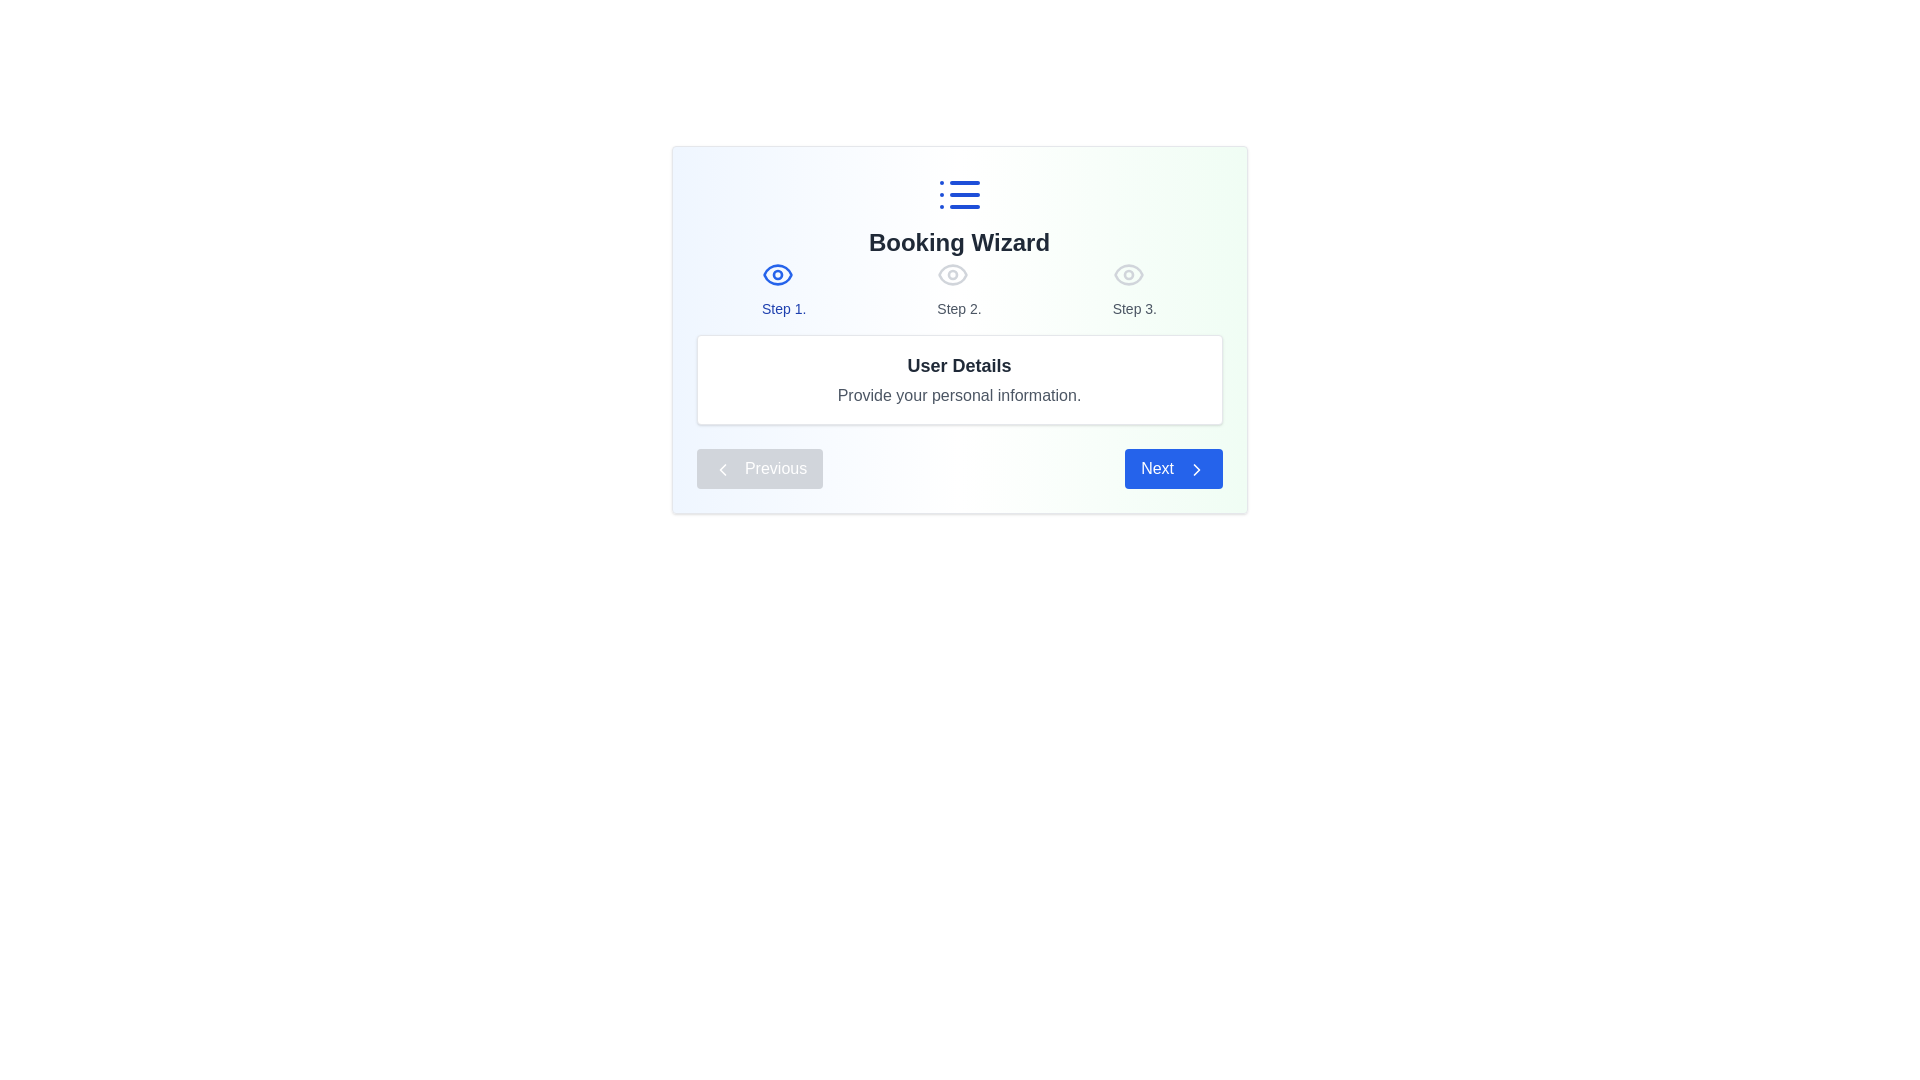 The width and height of the screenshot is (1920, 1080). I want to click on the eye icon styled in light gray, which is positioned above the text 'Step 2.' in the booking wizard's step navigation interface, so click(952, 274).